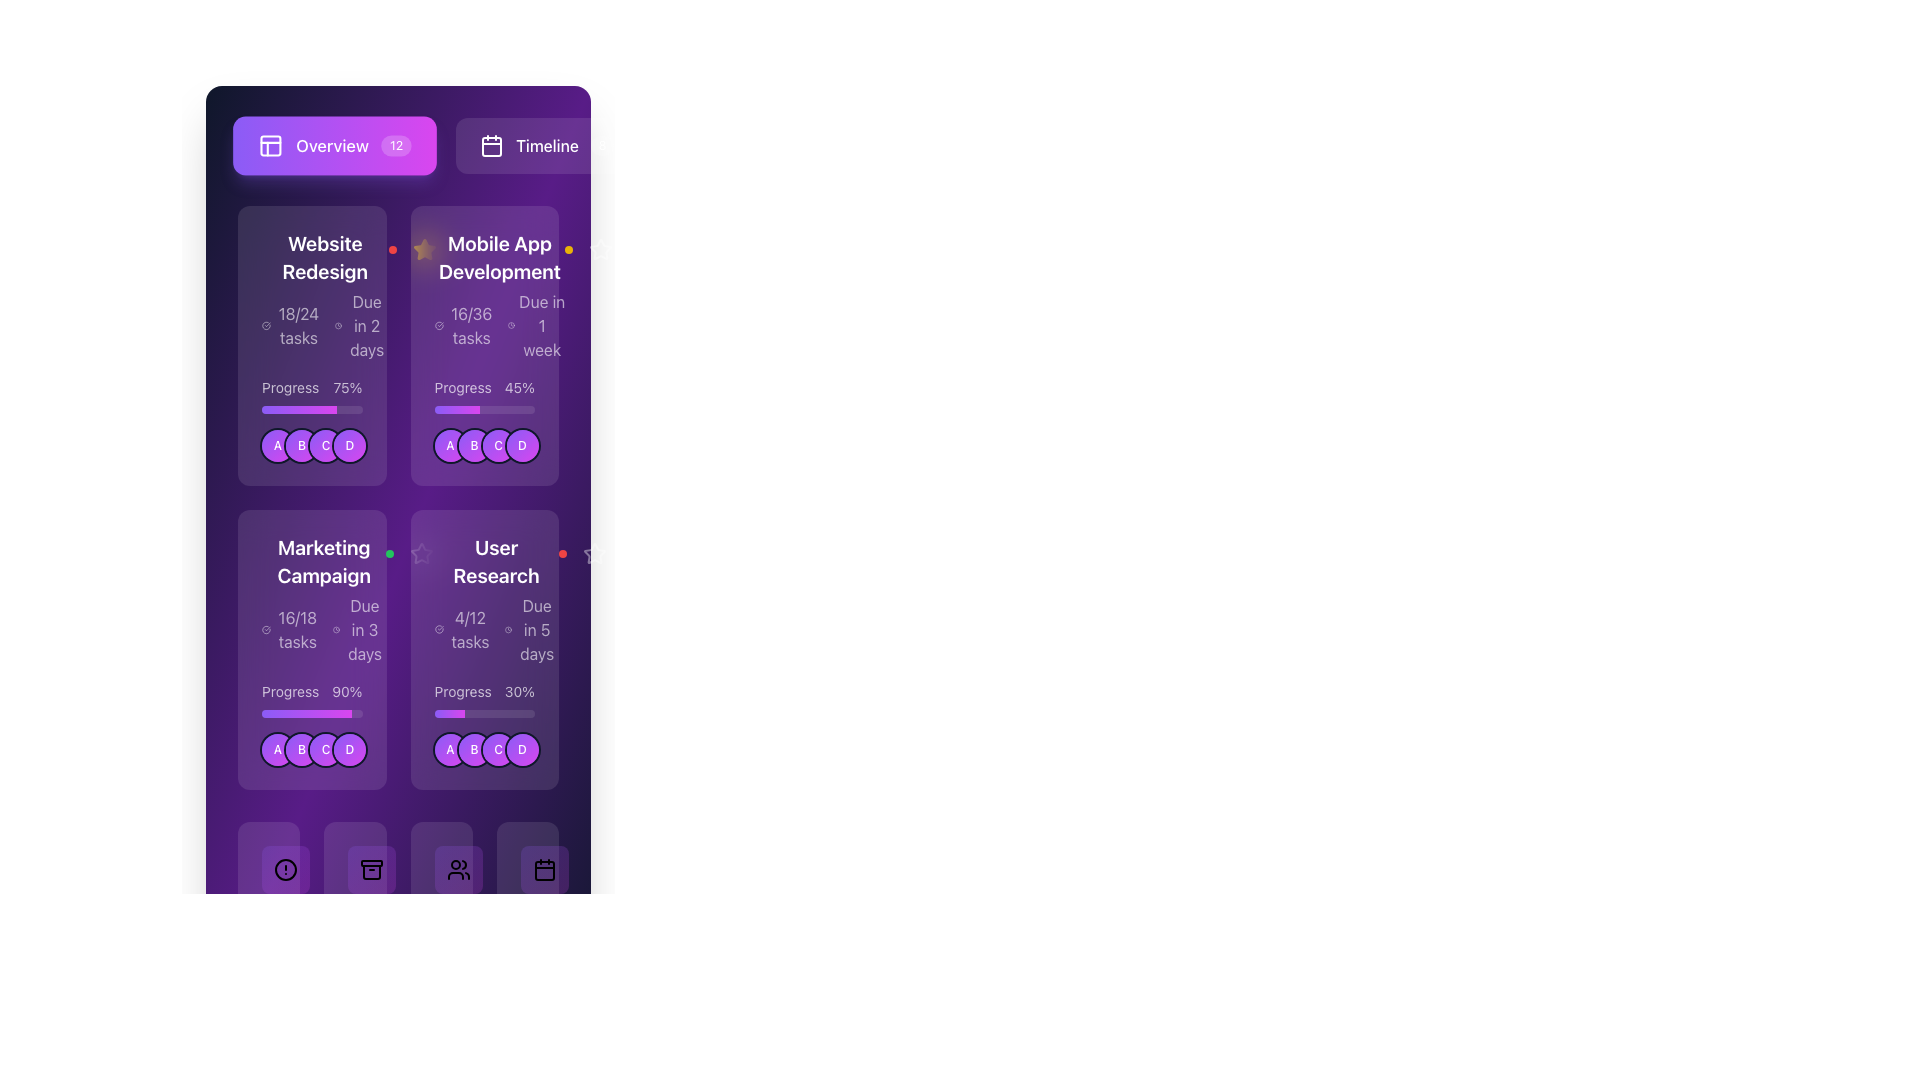 This screenshot has width=1920, height=1080. I want to click on the text label displaying 'Due in 2 days' within the 'Website Redesign' card, which is styled in white font on a purple background, so click(367, 325).